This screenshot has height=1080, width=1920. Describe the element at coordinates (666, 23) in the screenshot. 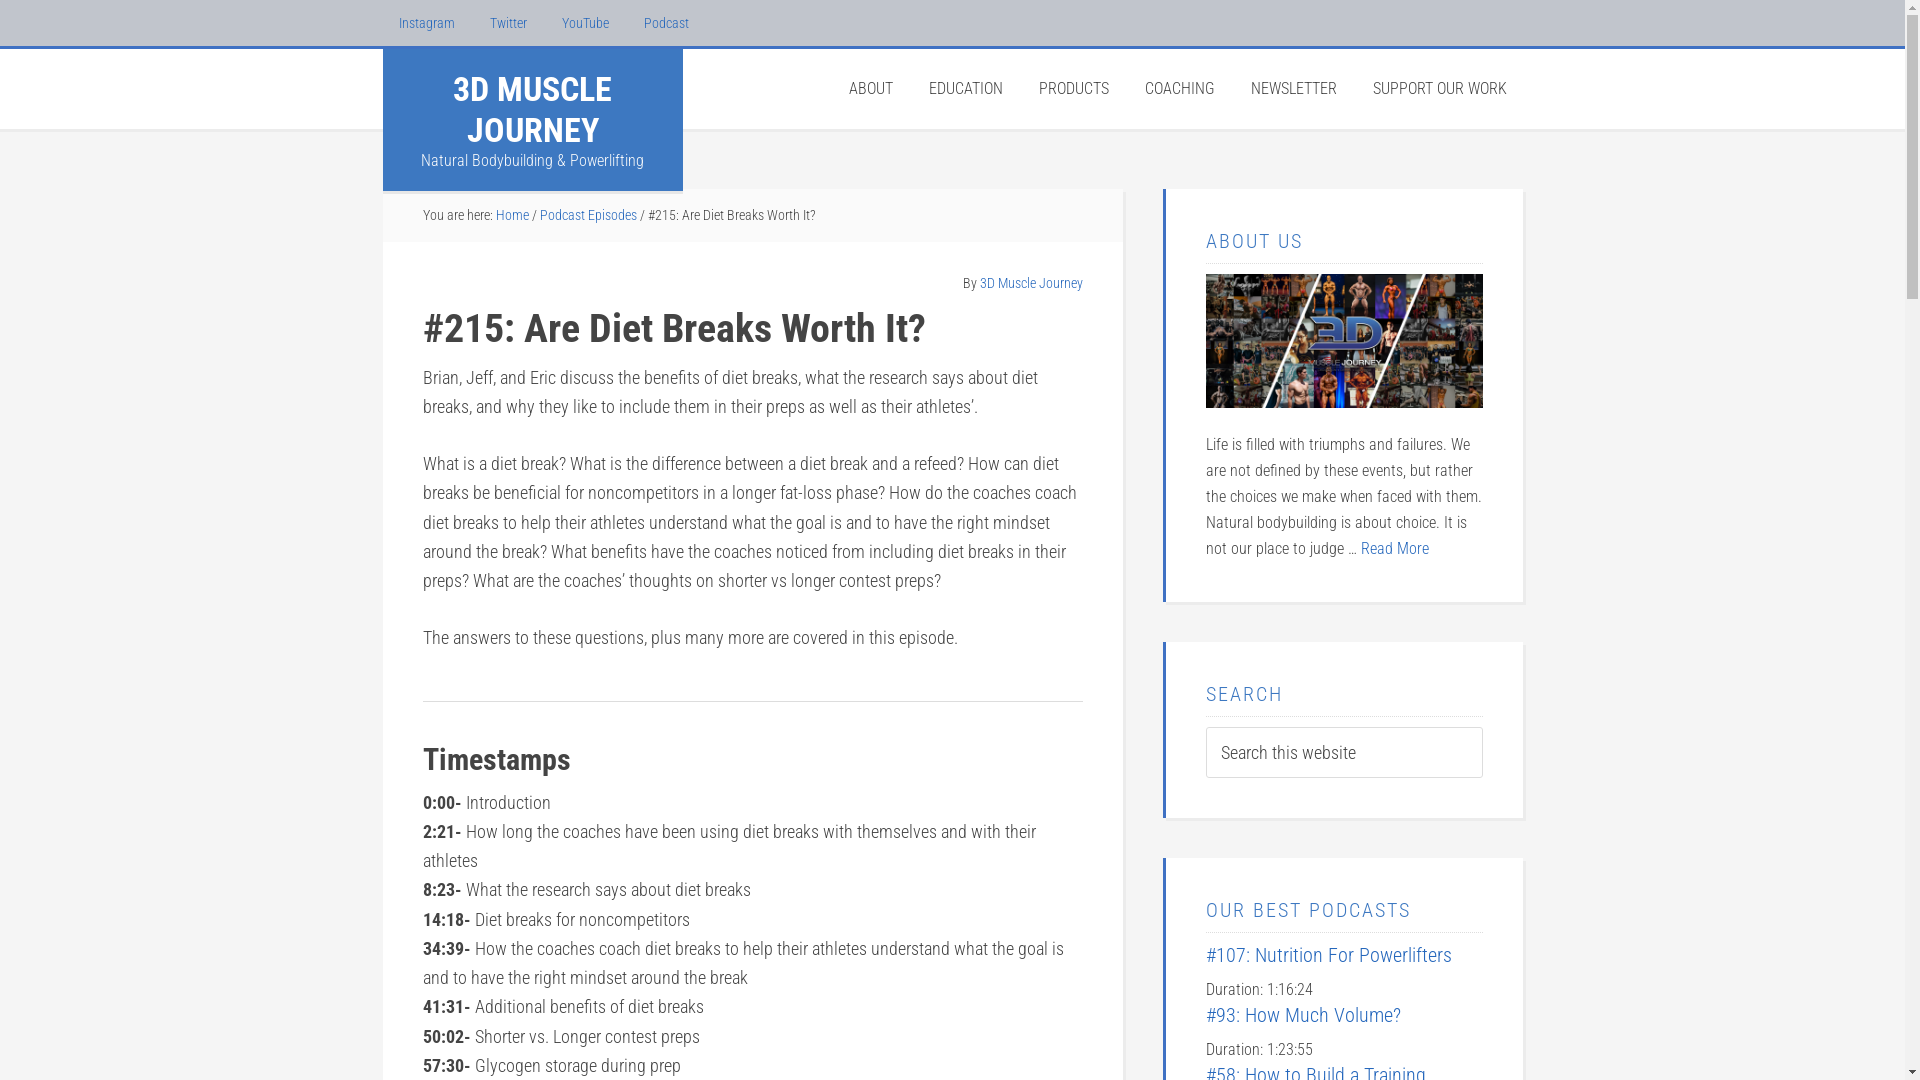

I see `'Podcast'` at that location.